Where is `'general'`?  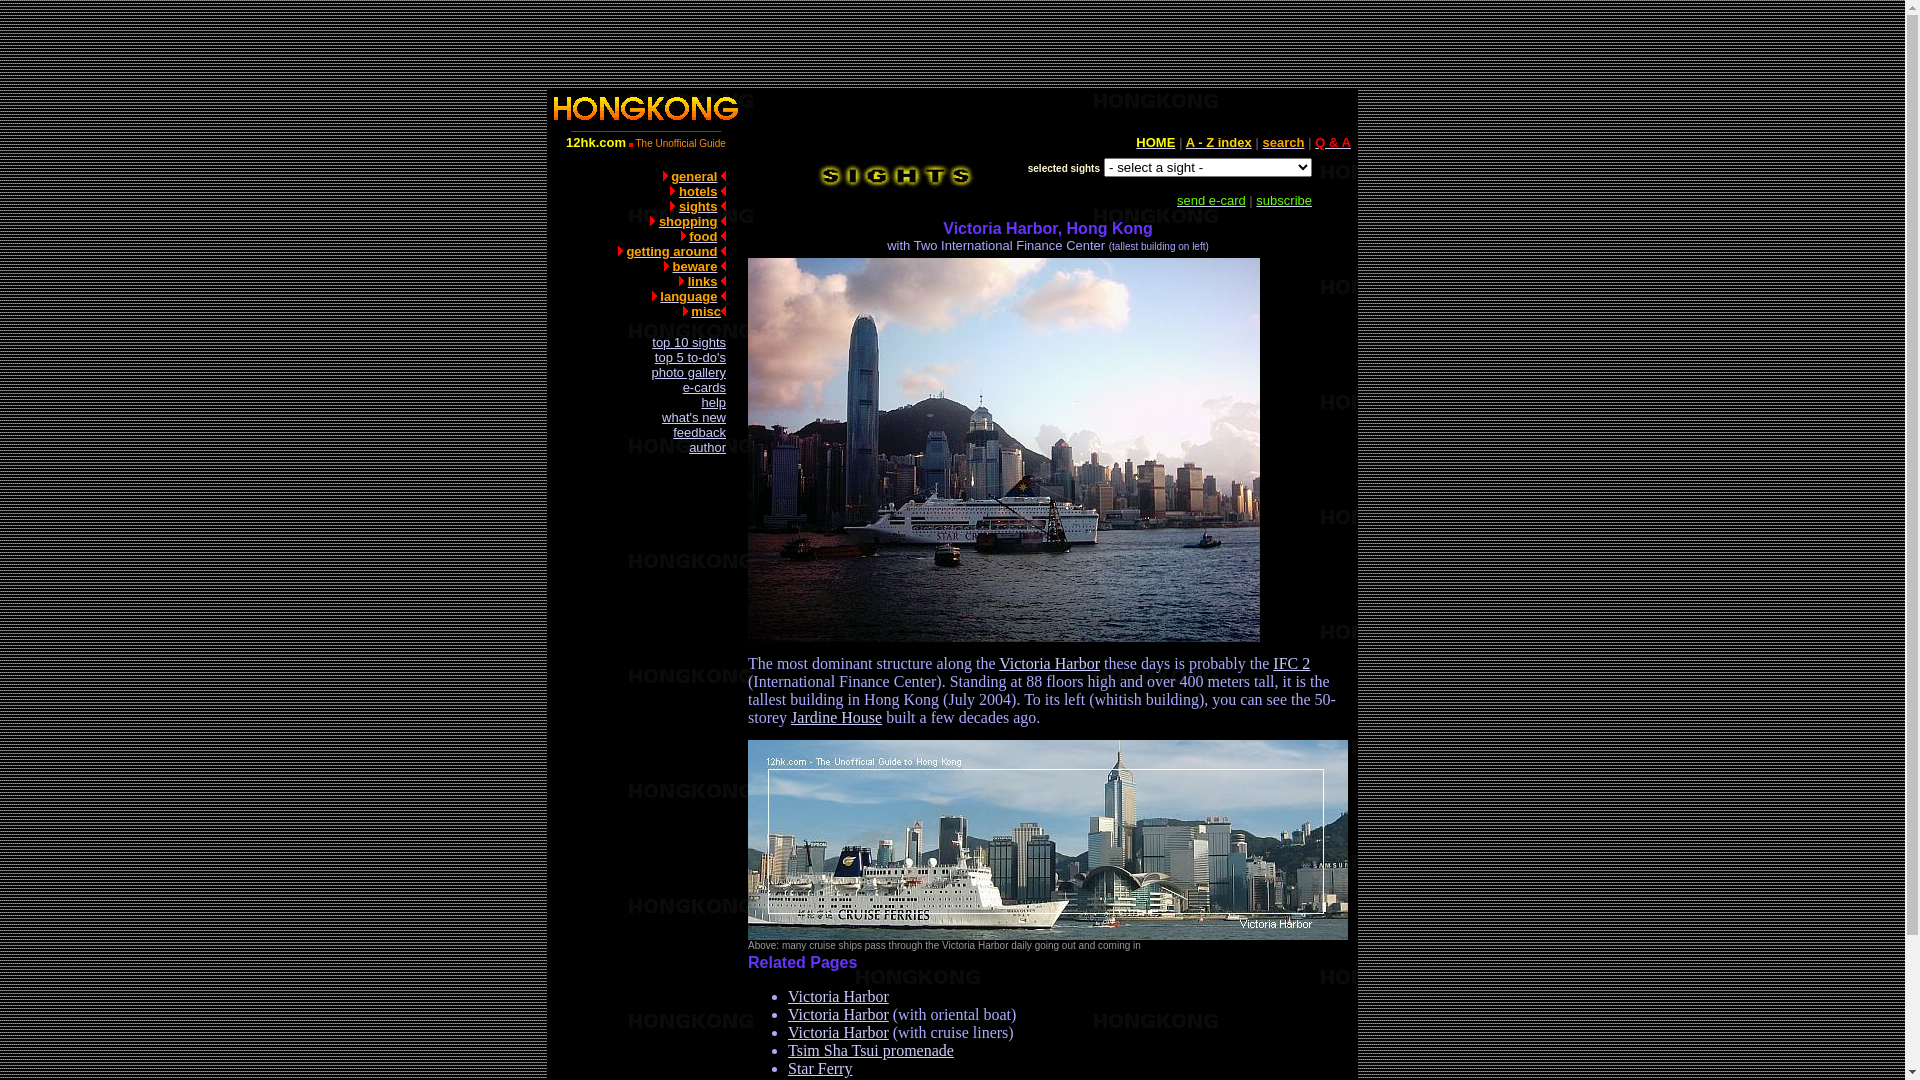 'general' is located at coordinates (694, 175).